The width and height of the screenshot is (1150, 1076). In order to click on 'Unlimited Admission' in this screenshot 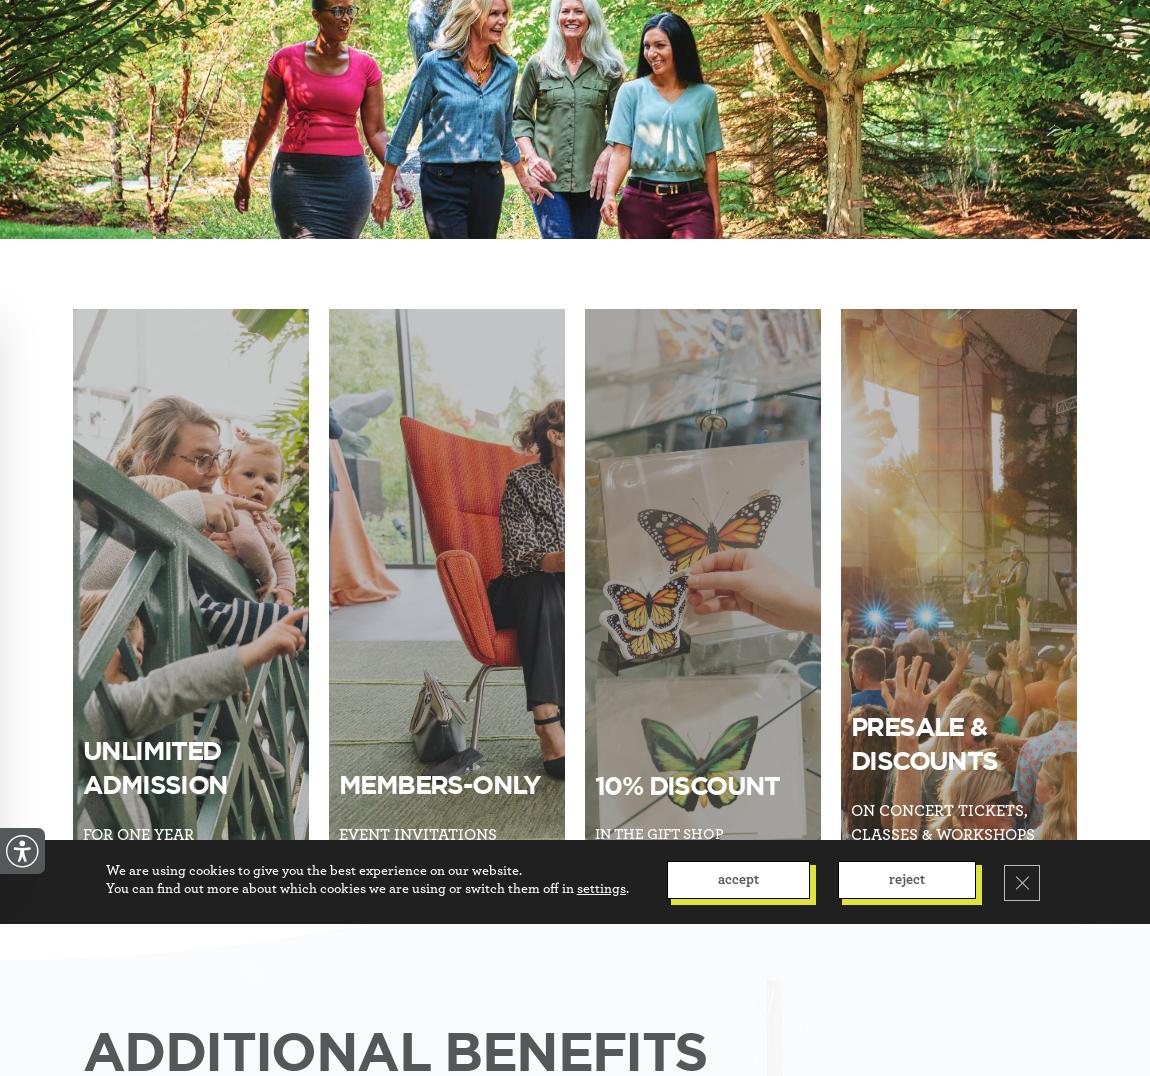, I will do `click(82, 767)`.